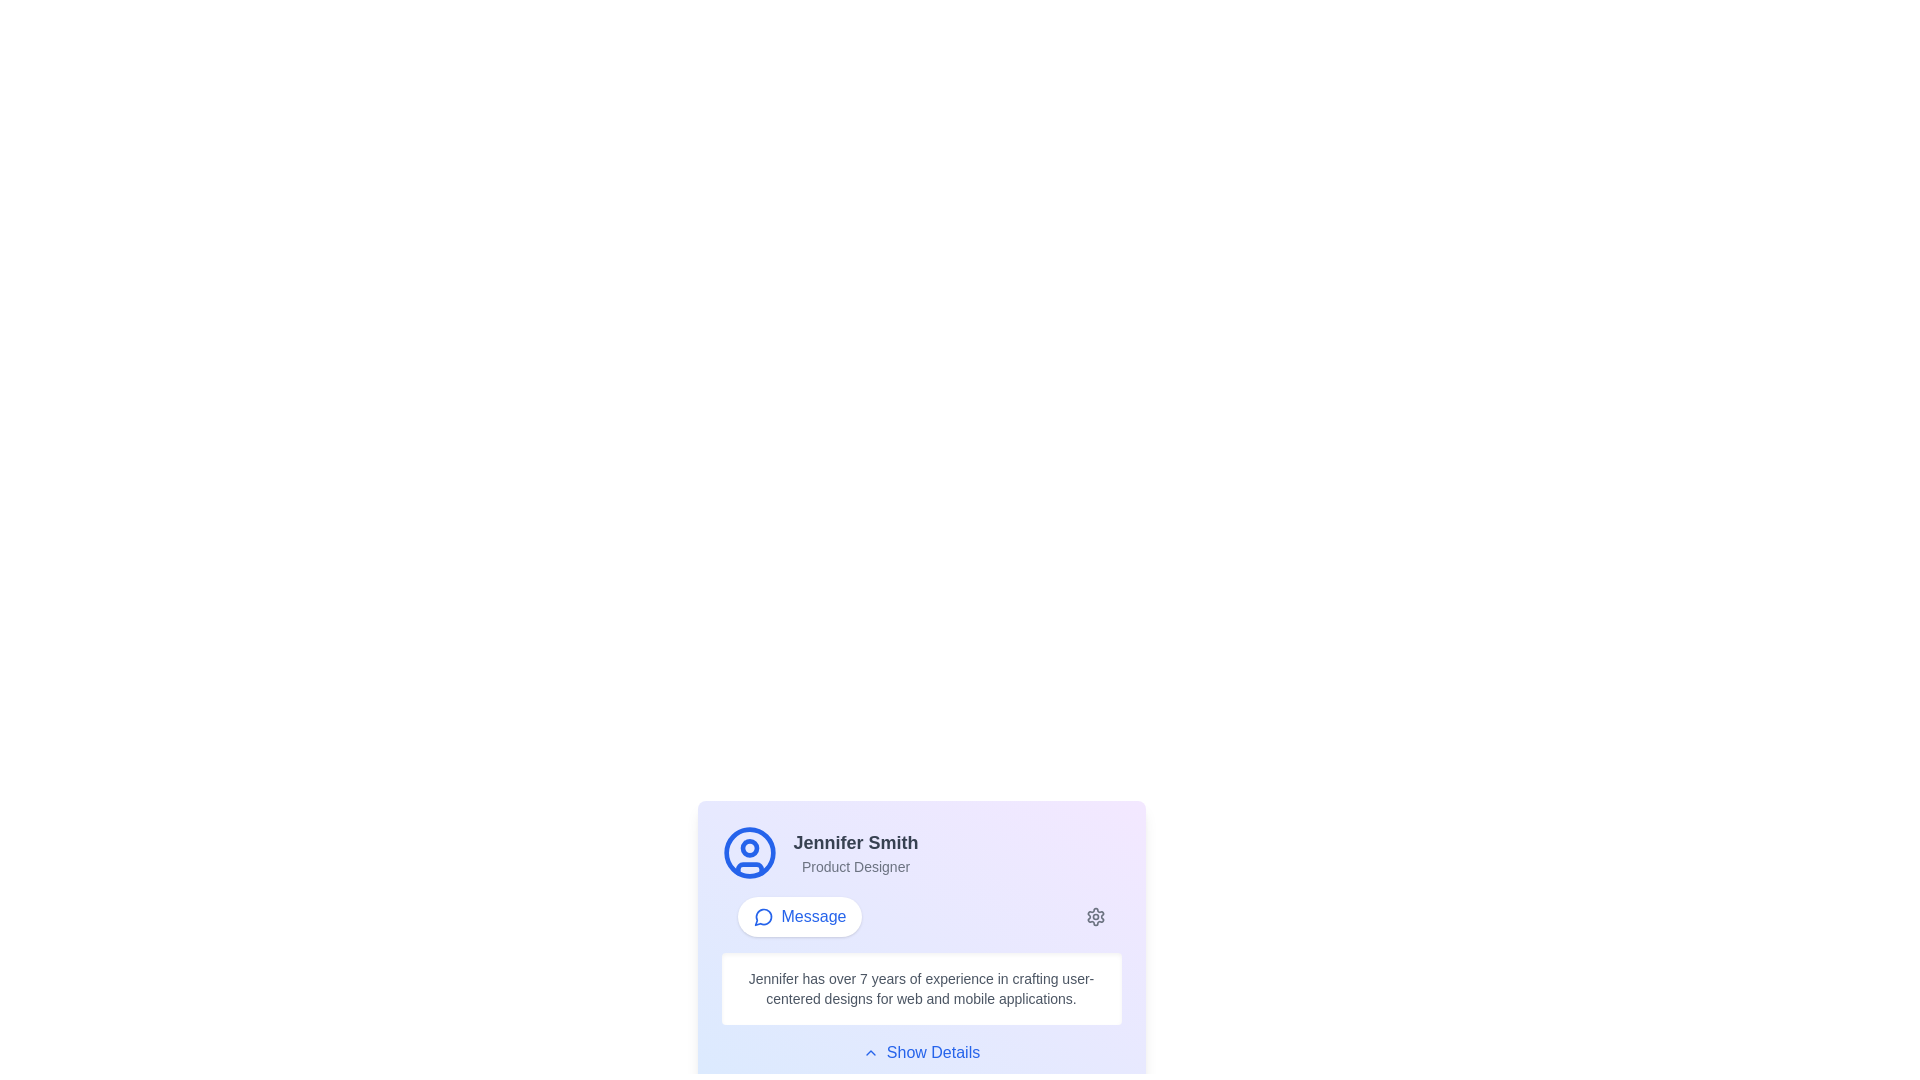 This screenshot has width=1920, height=1080. What do you see at coordinates (748, 852) in the screenshot?
I see `the large circle graphic component representing the head of a person in the user profile icon located to the left of the 'Jennifer Smith' label` at bounding box center [748, 852].